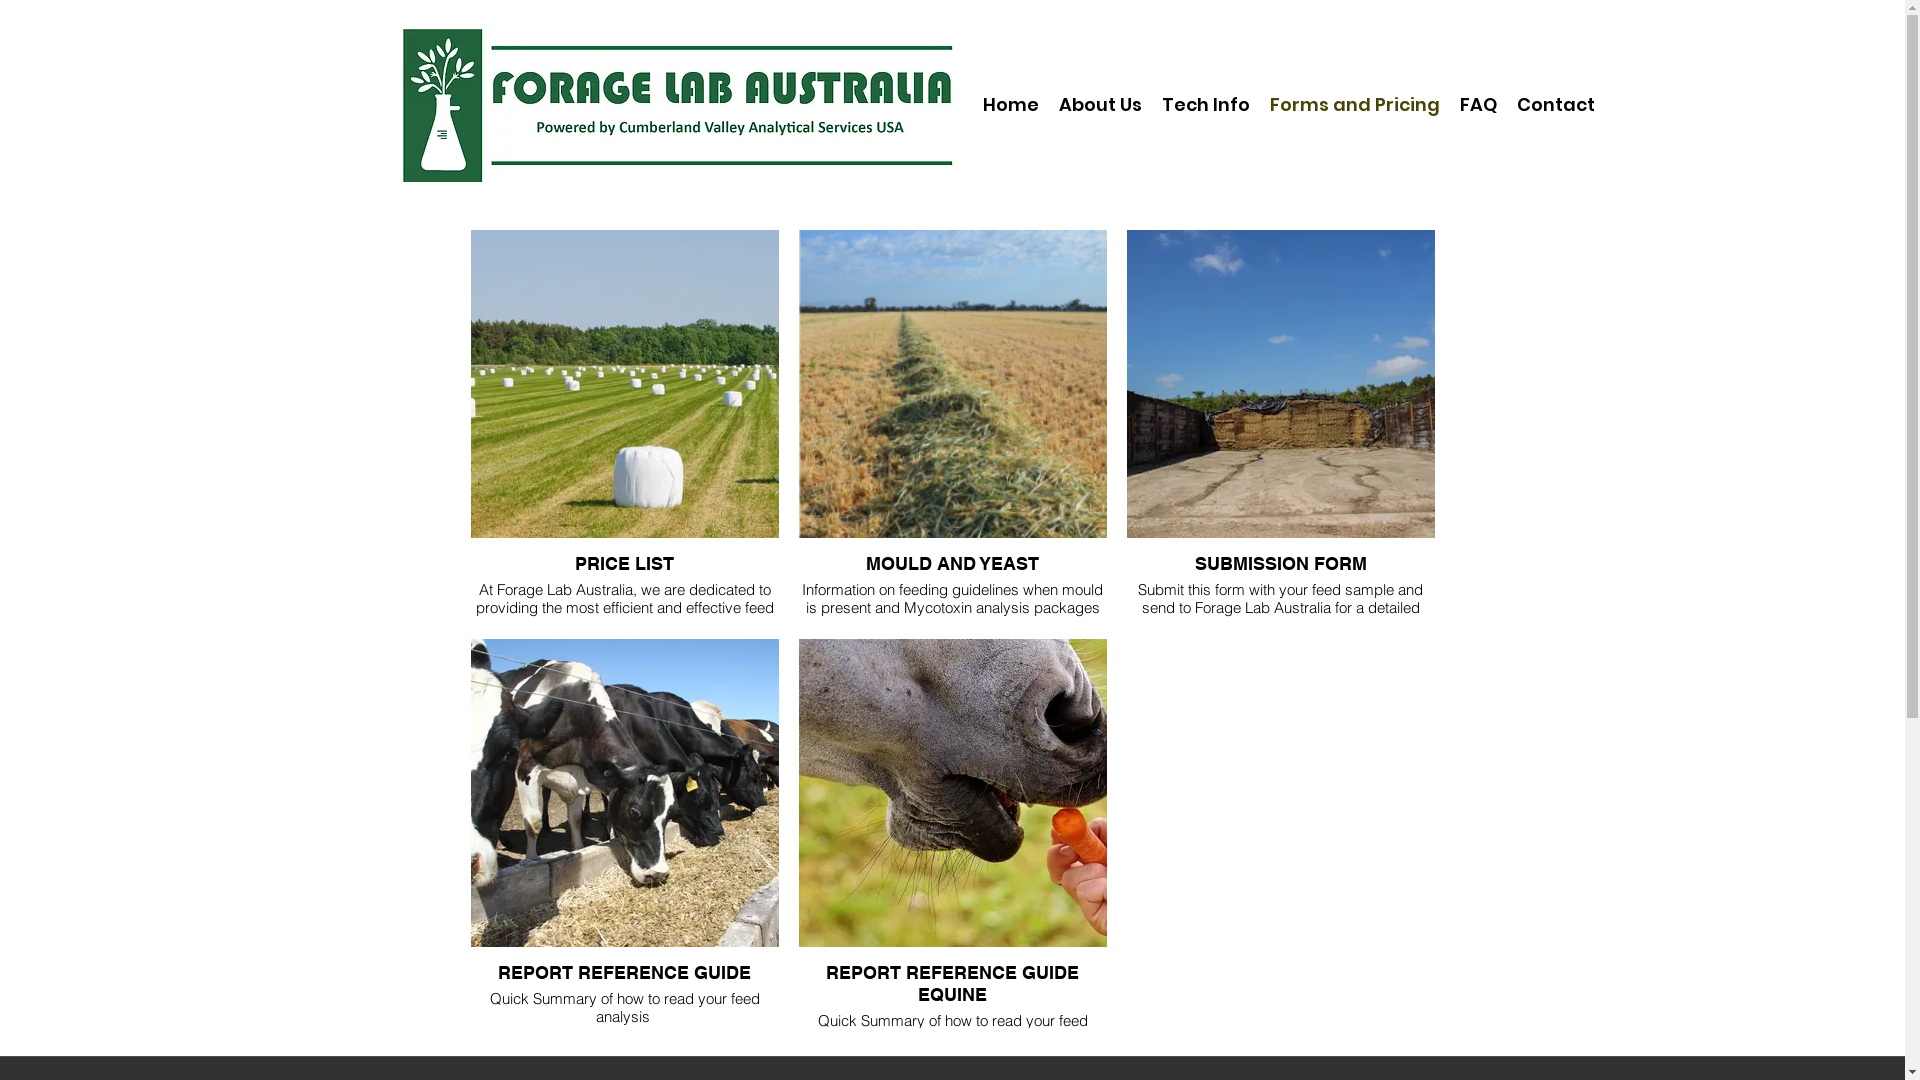  Describe the element at coordinates (1098, 104) in the screenshot. I see `'About Us'` at that location.